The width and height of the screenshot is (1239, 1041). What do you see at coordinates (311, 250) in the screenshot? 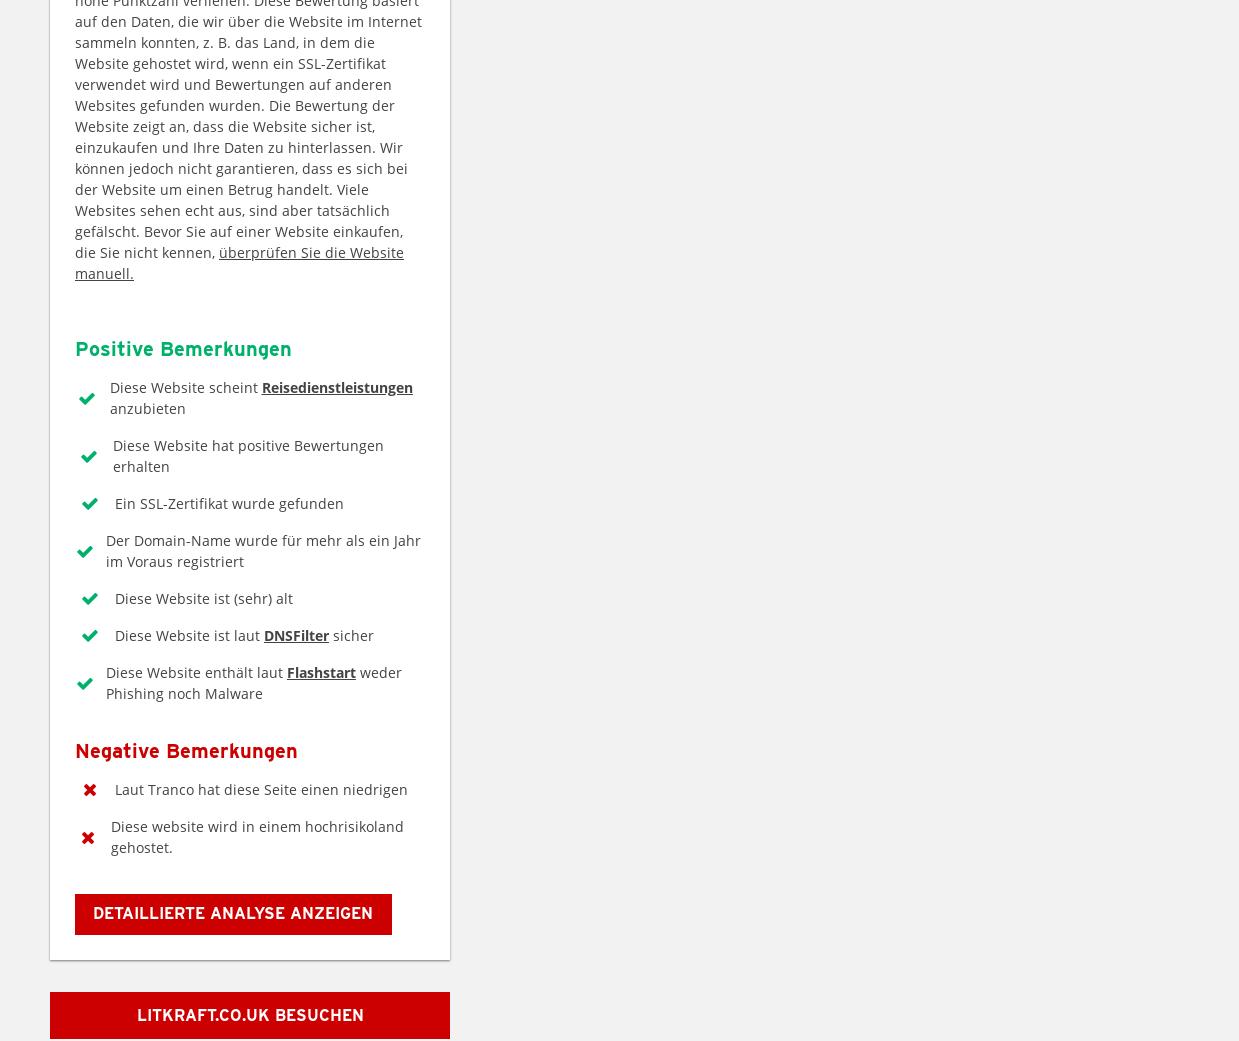
I see `'überprüfen Sie die Website'` at bounding box center [311, 250].